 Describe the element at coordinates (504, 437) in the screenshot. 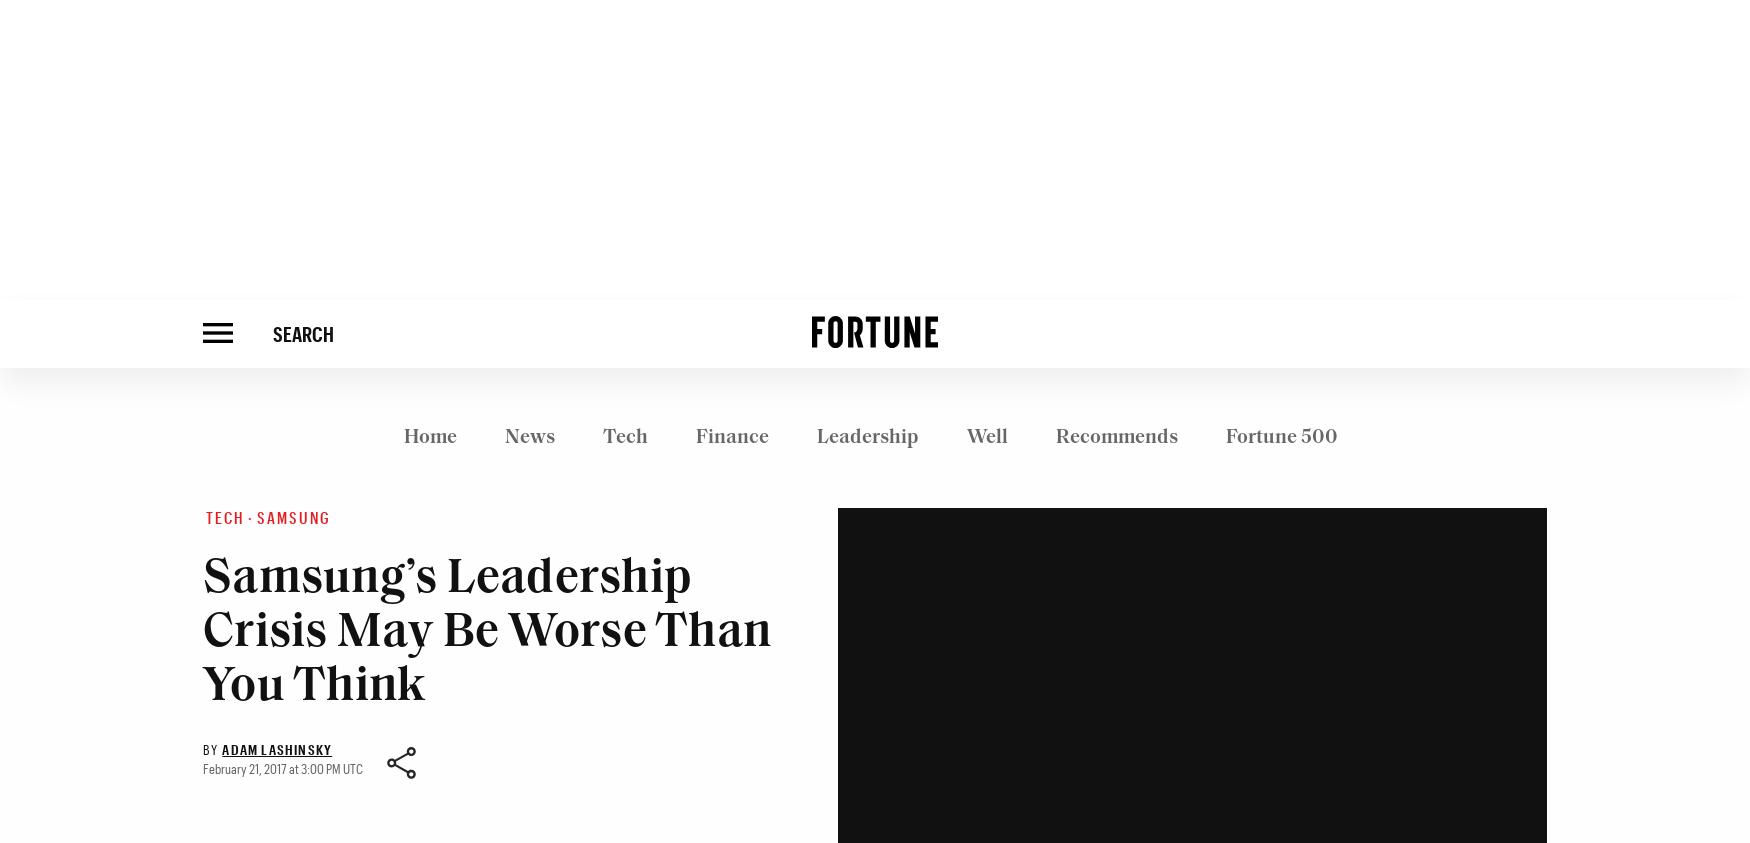

I see `'News'` at that location.